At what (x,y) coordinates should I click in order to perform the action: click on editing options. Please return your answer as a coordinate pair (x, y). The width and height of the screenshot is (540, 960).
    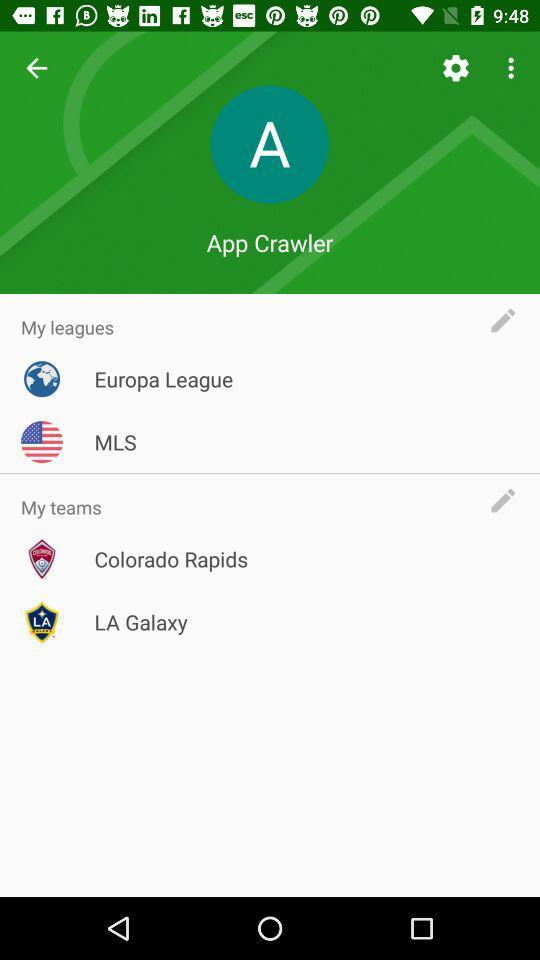
    Looking at the image, I should click on (508, 320).